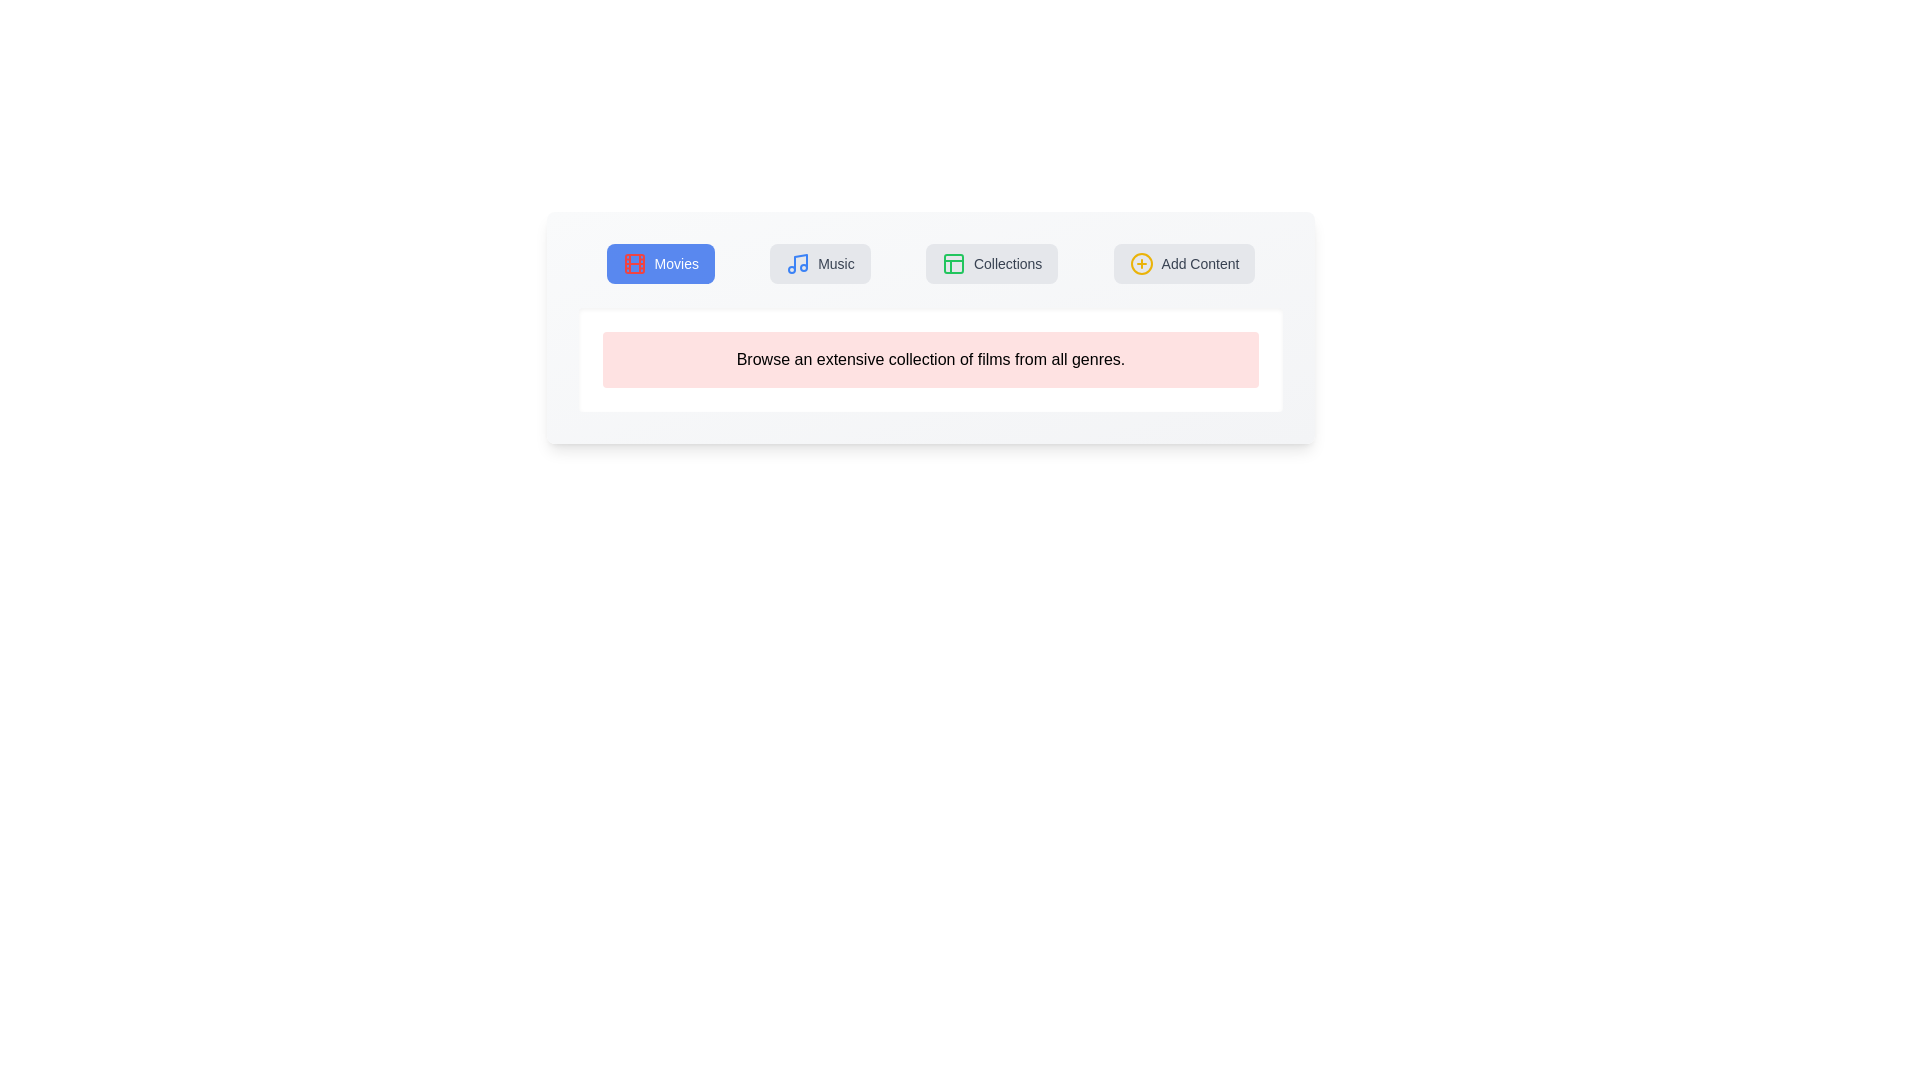  What do you see at coordinates (992, 262) in the screenshot?
I see `the tab labeled Collections to navigate to its corresponding section` at bounding box center [992, 262].